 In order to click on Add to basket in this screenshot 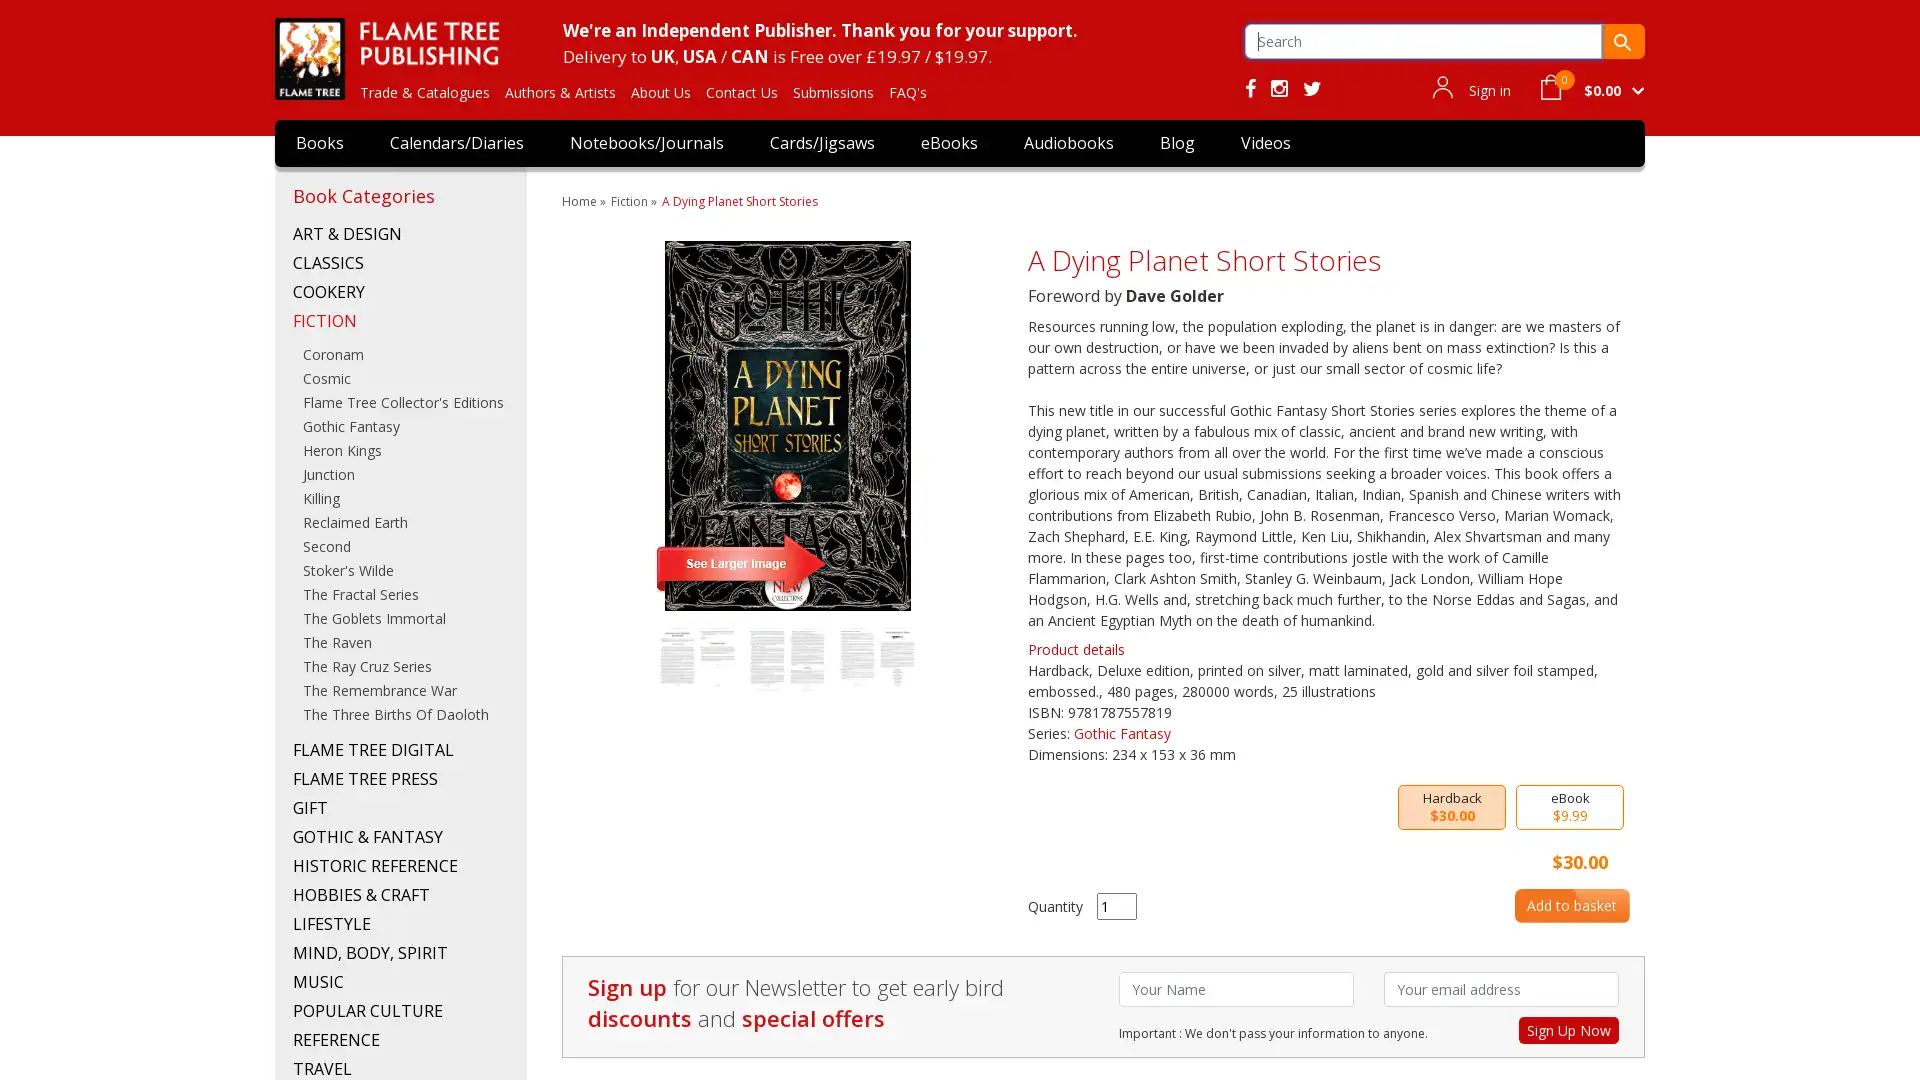, I will do `click(1570, 906)`.